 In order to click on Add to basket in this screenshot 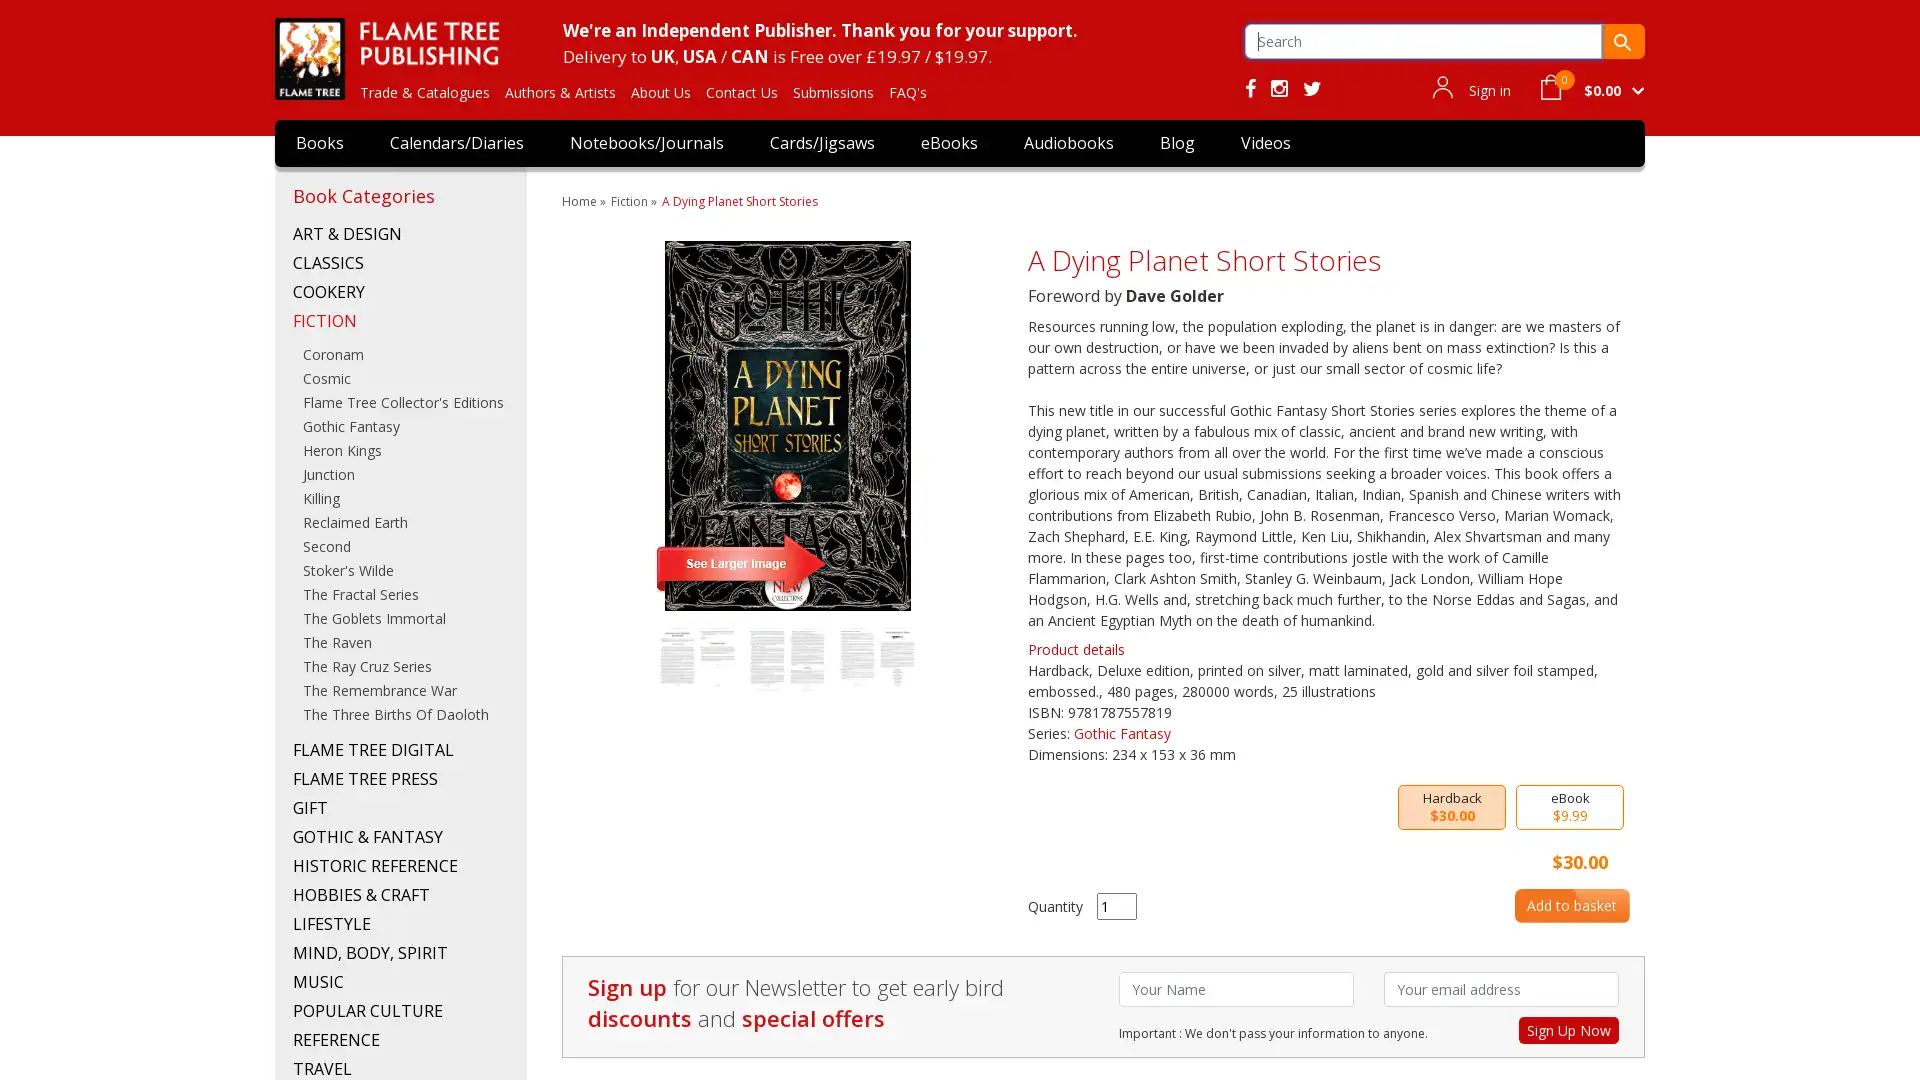, I will do `click(1570, 906)`.